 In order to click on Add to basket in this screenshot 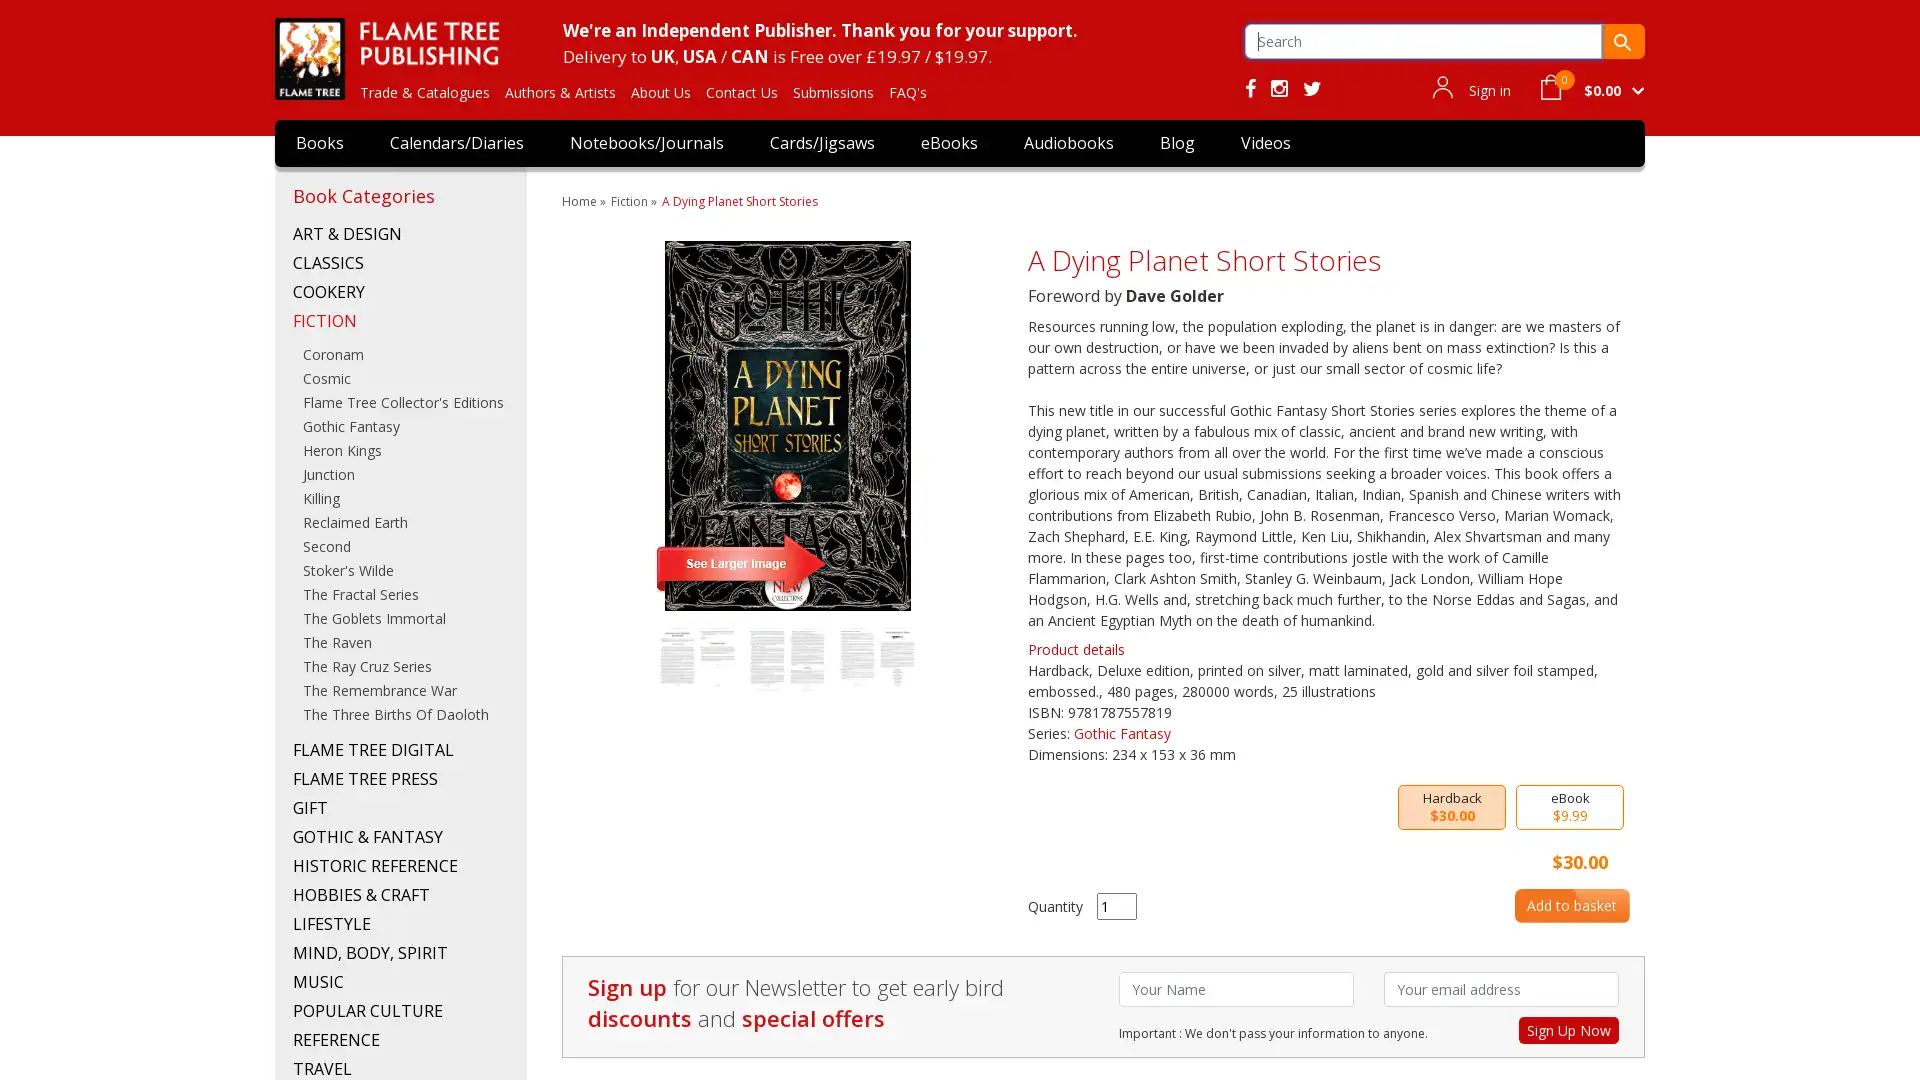, I will do `click(1570, 906)`.